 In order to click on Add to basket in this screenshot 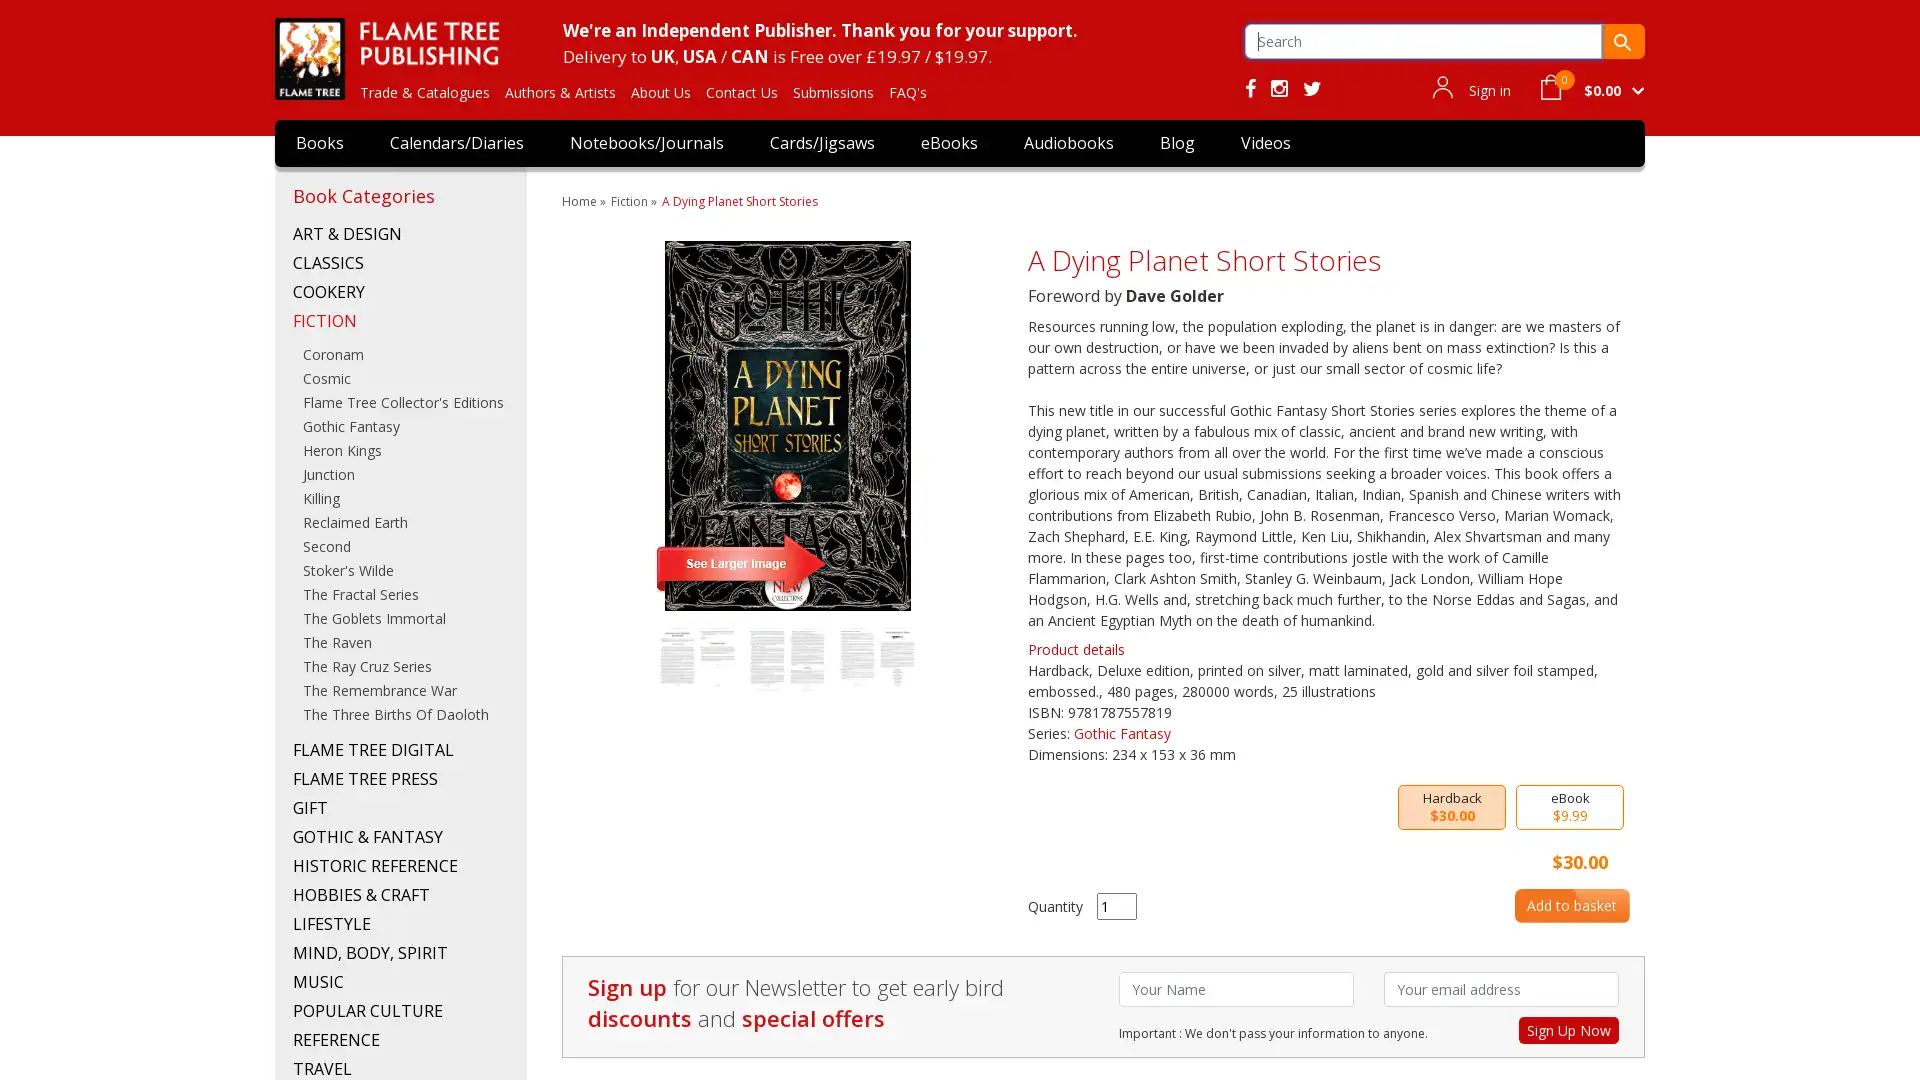, I will do `click(1570, 906)`.